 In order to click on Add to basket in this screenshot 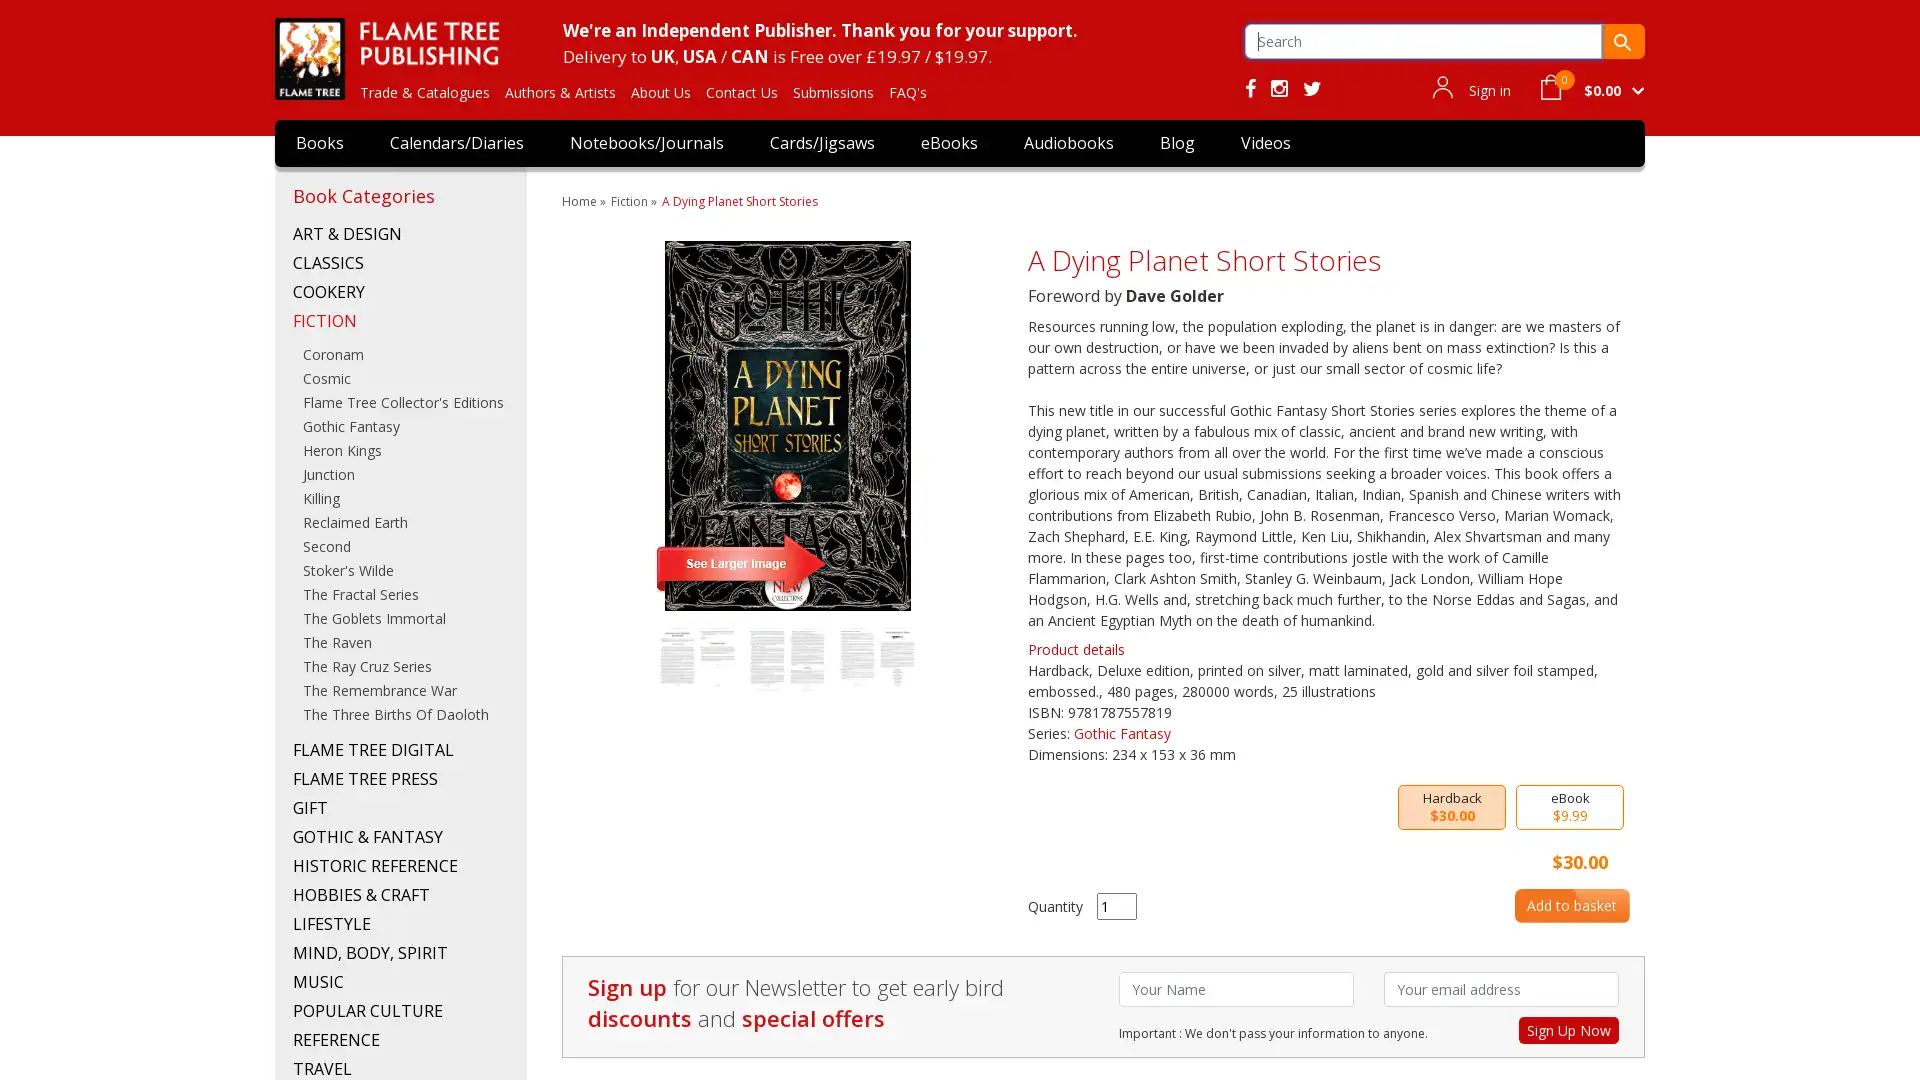, I will do `click(1570, 906)`.